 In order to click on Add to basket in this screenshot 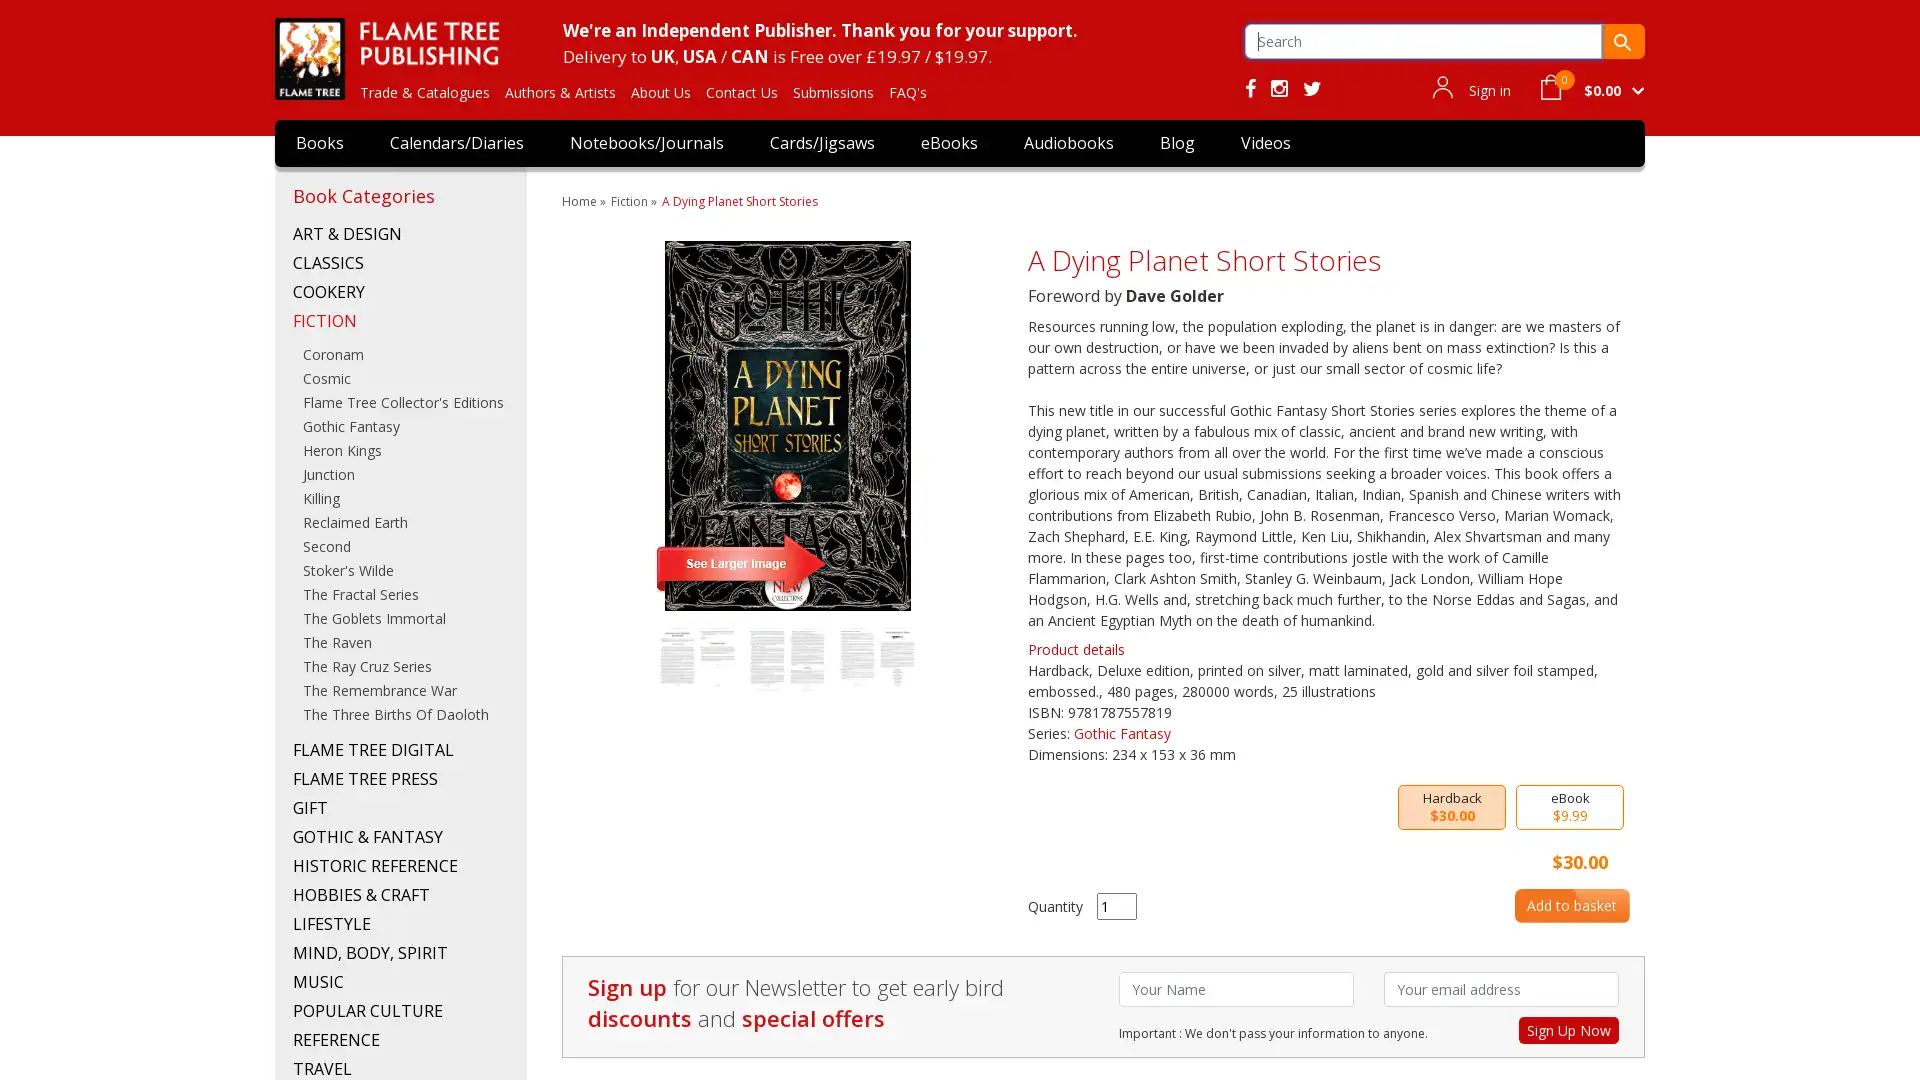, I will do `click(1570, 906)`.